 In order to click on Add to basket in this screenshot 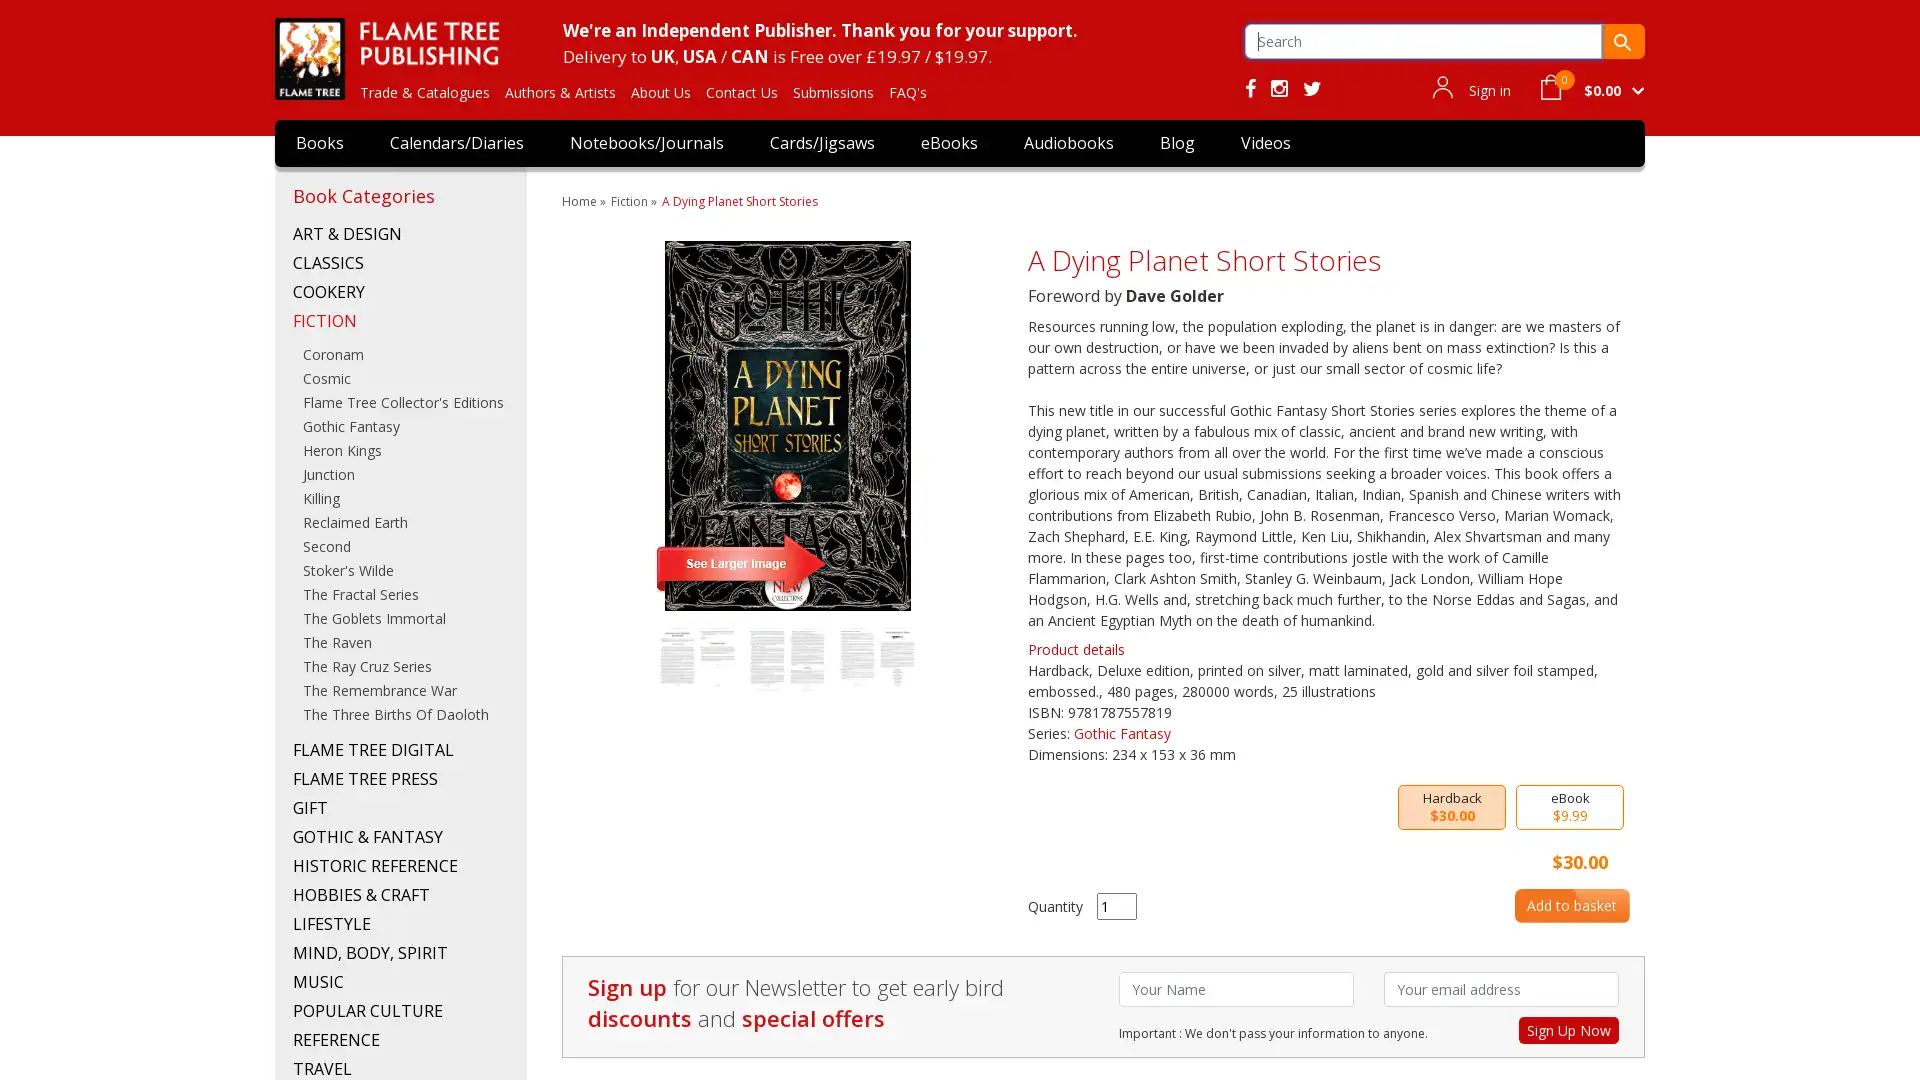, I will do `click(1570, 906)`.